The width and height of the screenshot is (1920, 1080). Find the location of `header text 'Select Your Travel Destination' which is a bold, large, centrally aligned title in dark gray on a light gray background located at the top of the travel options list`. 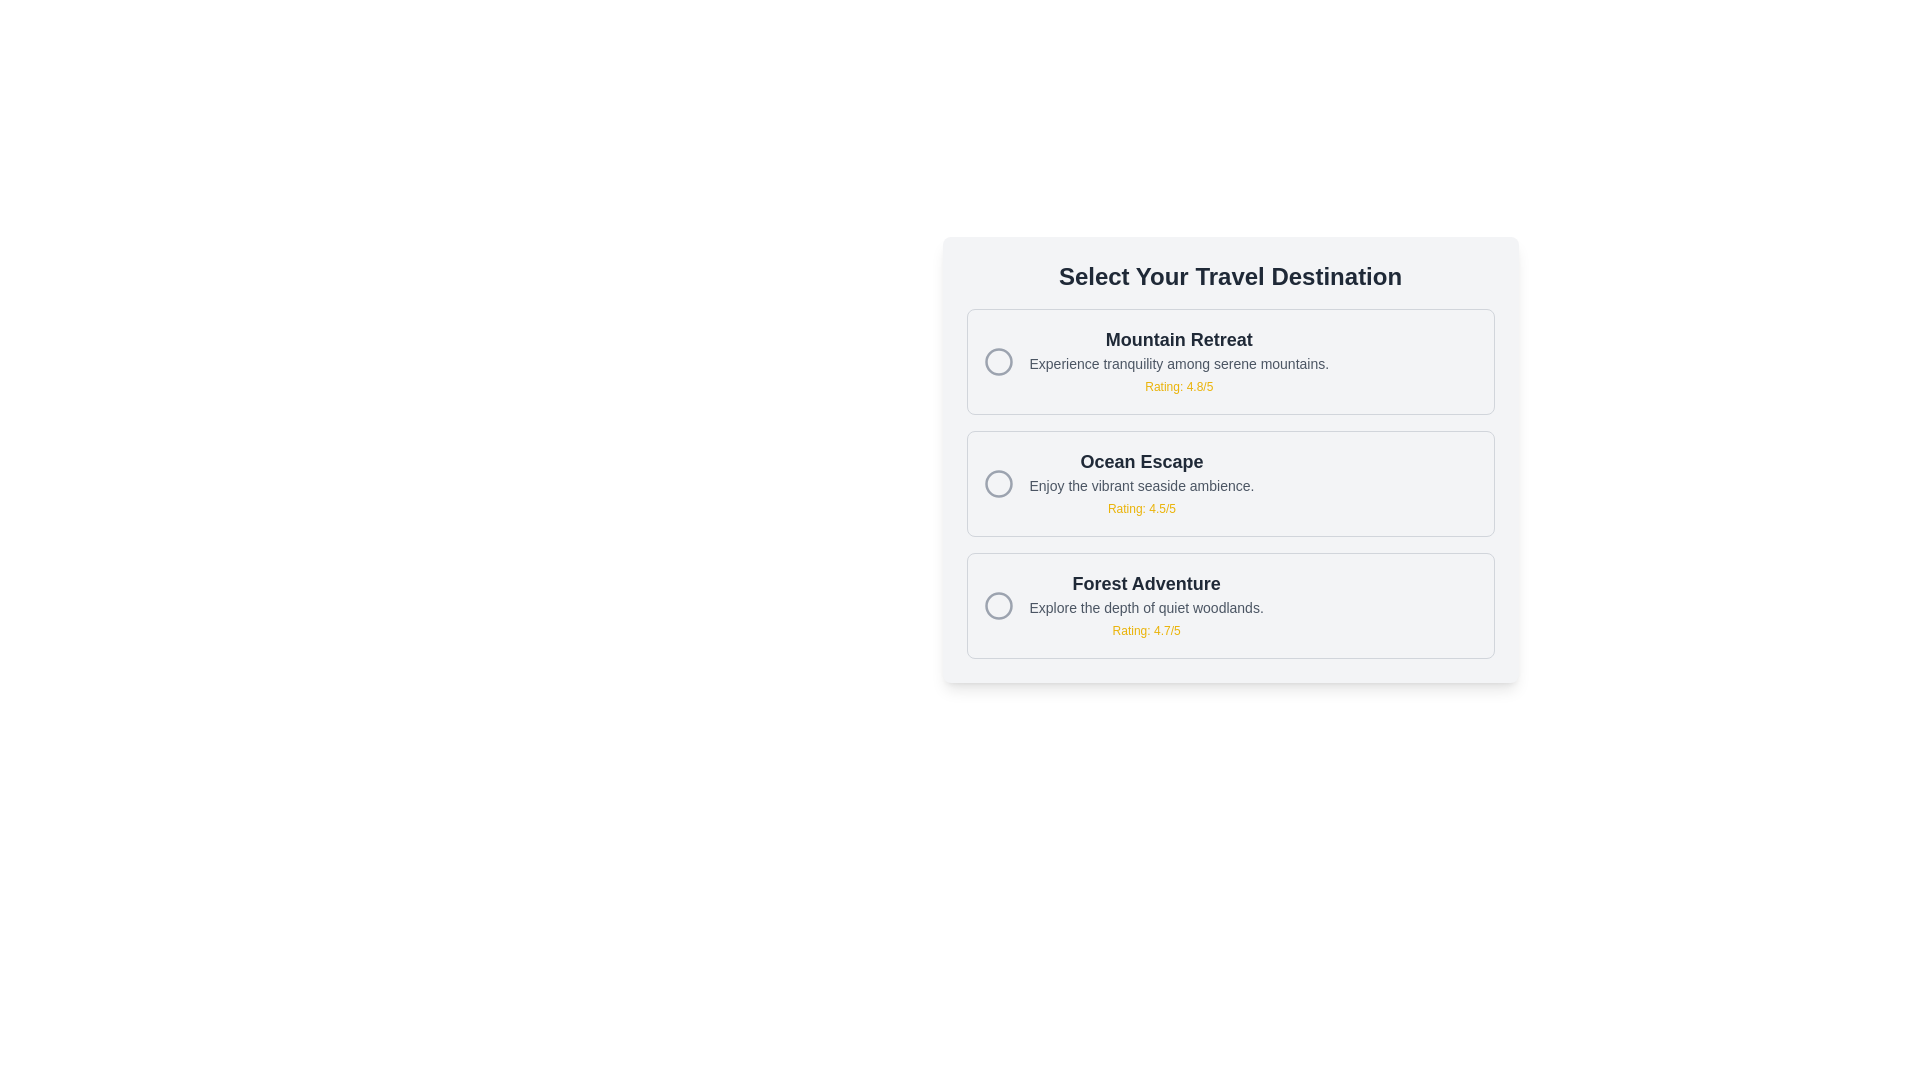

header text 'Select Your Travel Destination' which is a bold, large, centrally aligned title in dark gray on a light gray background located at the top of the travel options list is located at coordinates (1229, 277).